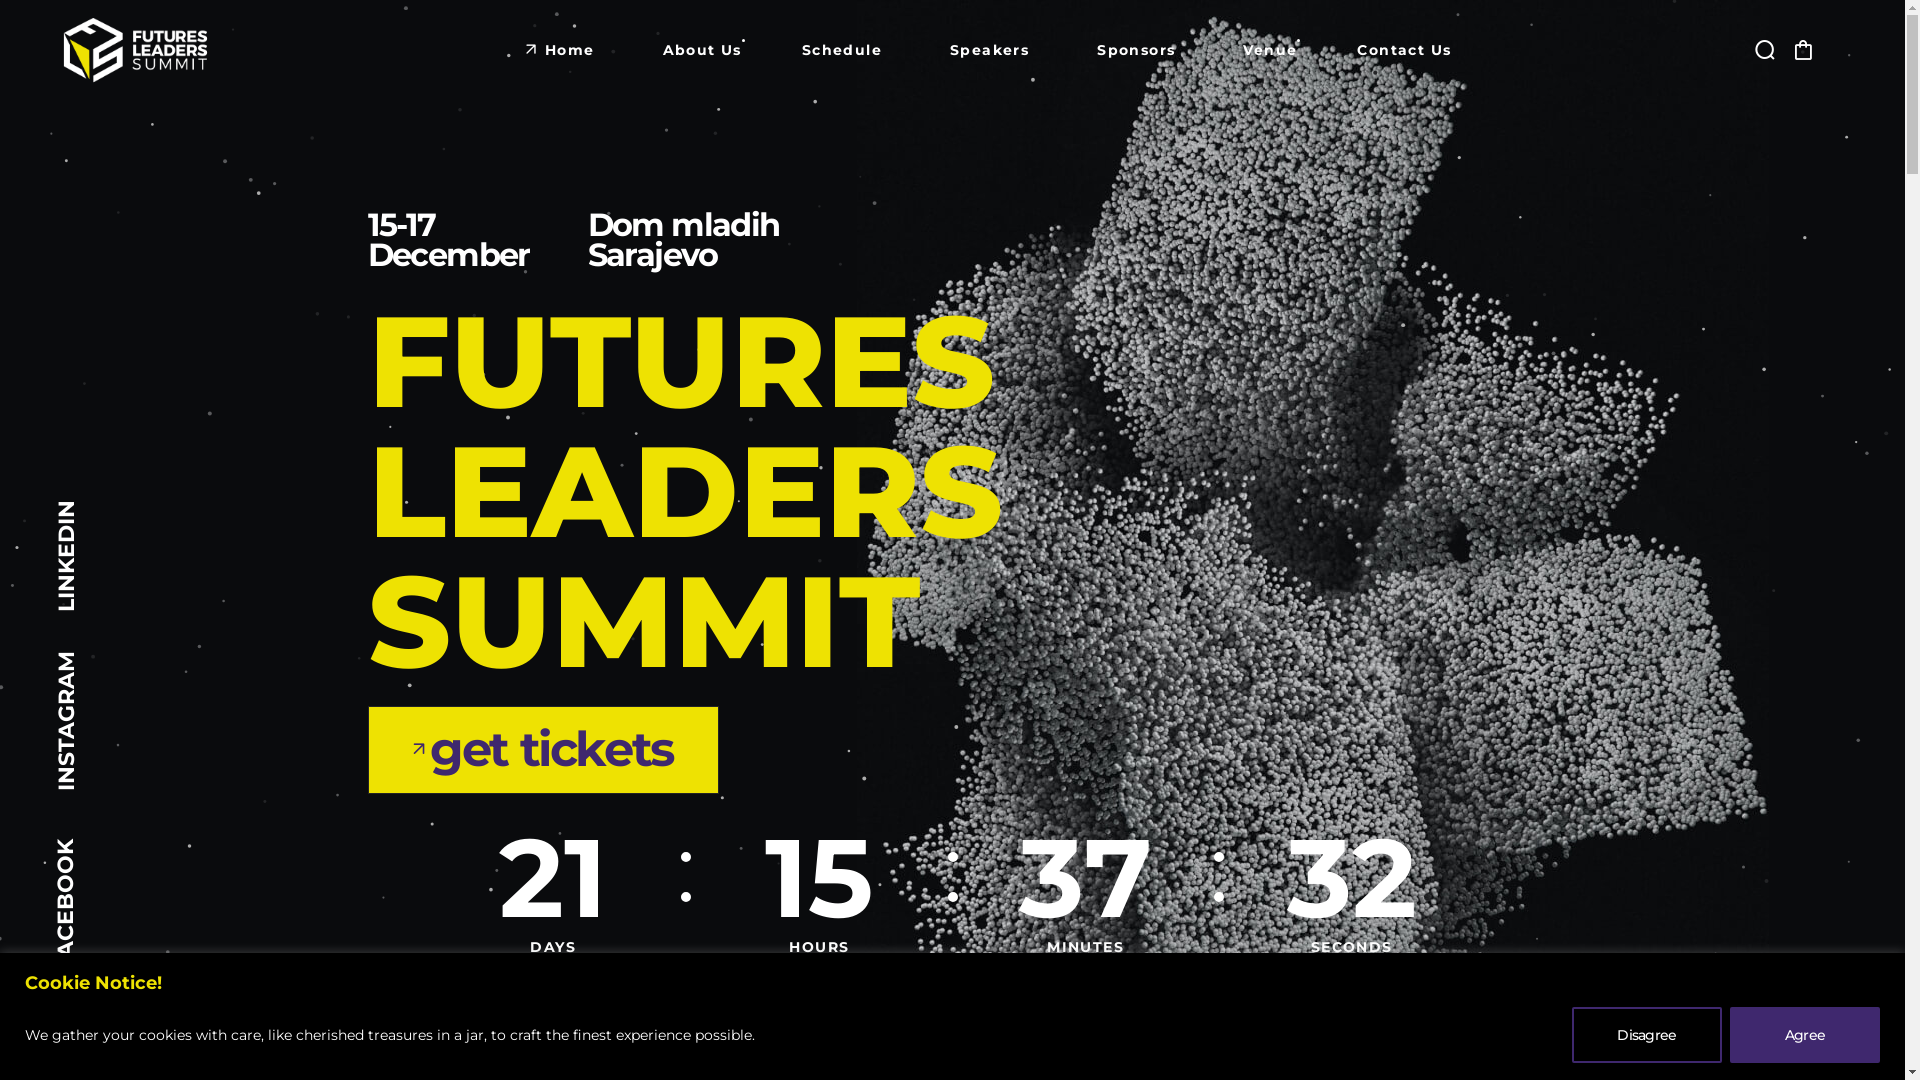 Image resolution: width=1920 pixels, height=1080 pixels. Describe the element at coordinates (1136, 49) in the screenshot. I see `'Sponsors'` at that location.